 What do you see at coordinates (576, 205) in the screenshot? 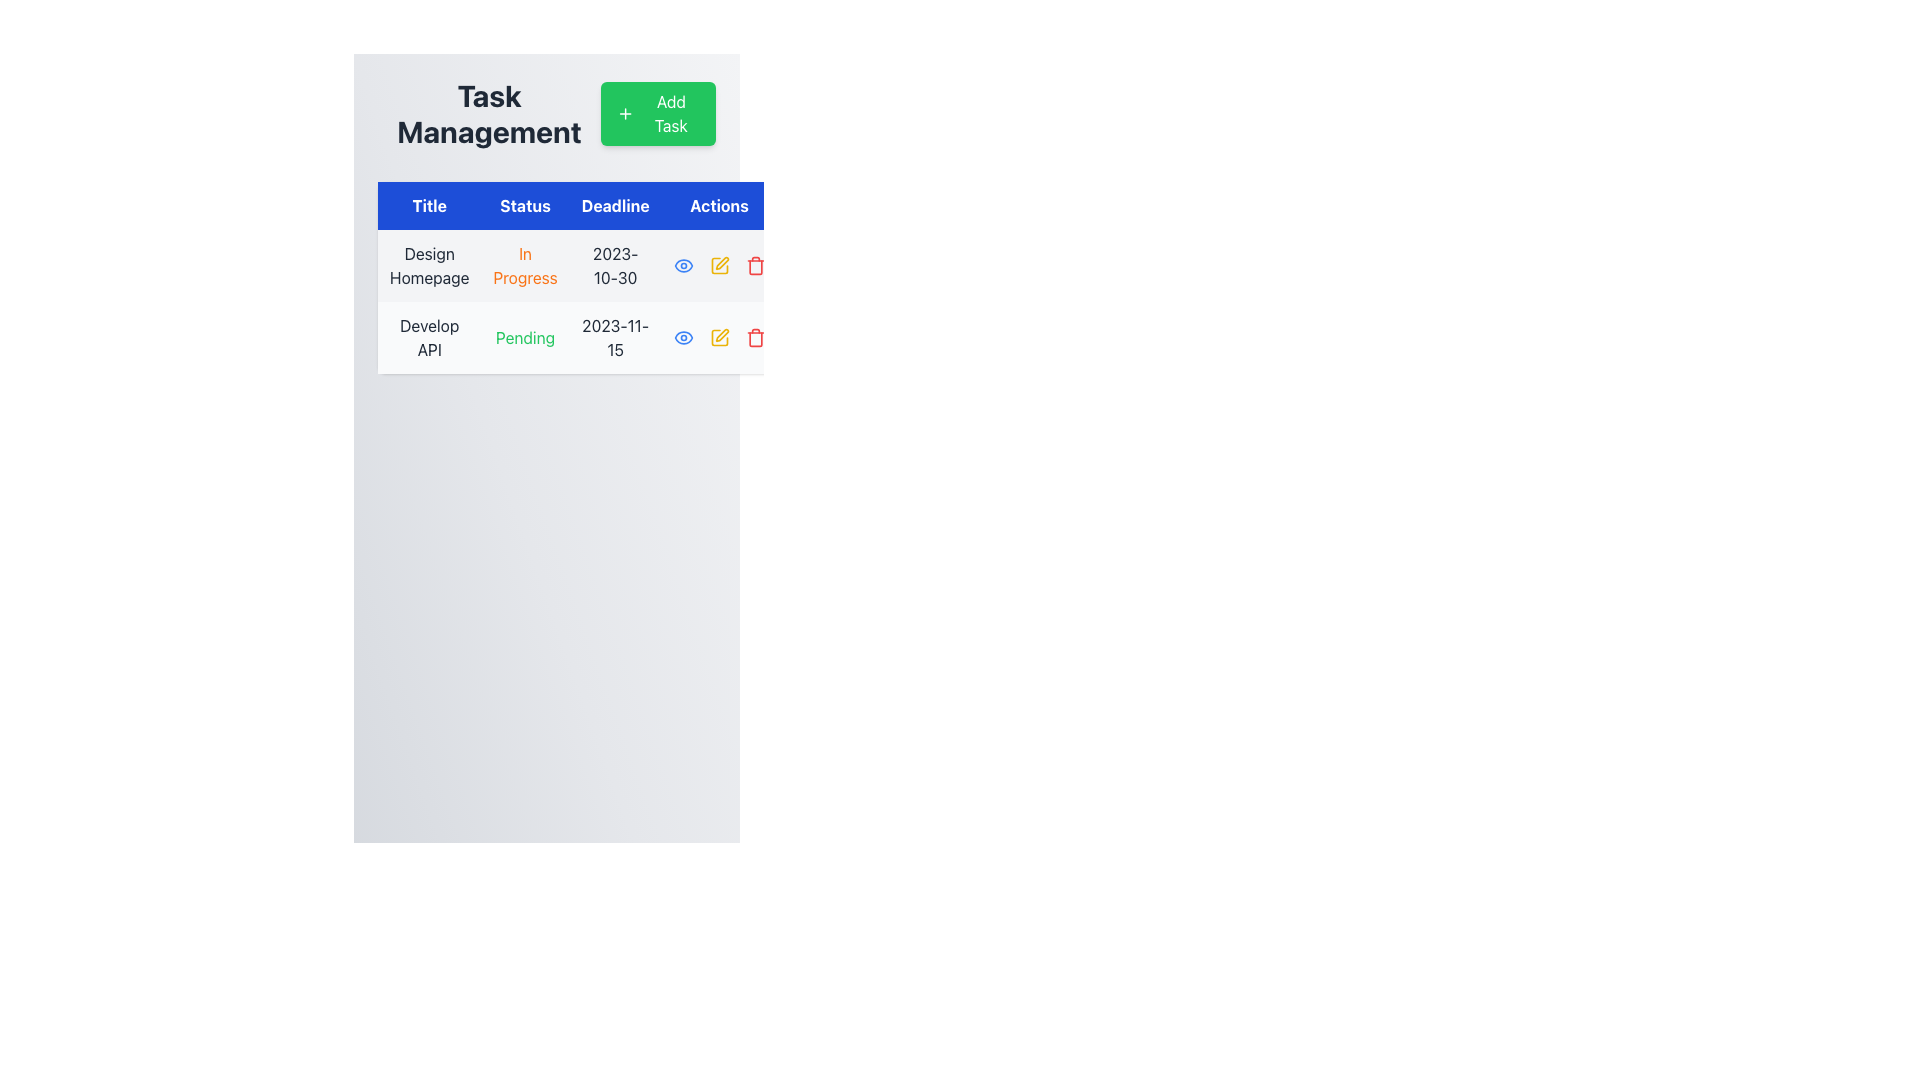
I see `the label in the Header bar that serves as a button for categorizing the columns in the Task Management section` at bounding box center [576, 205].